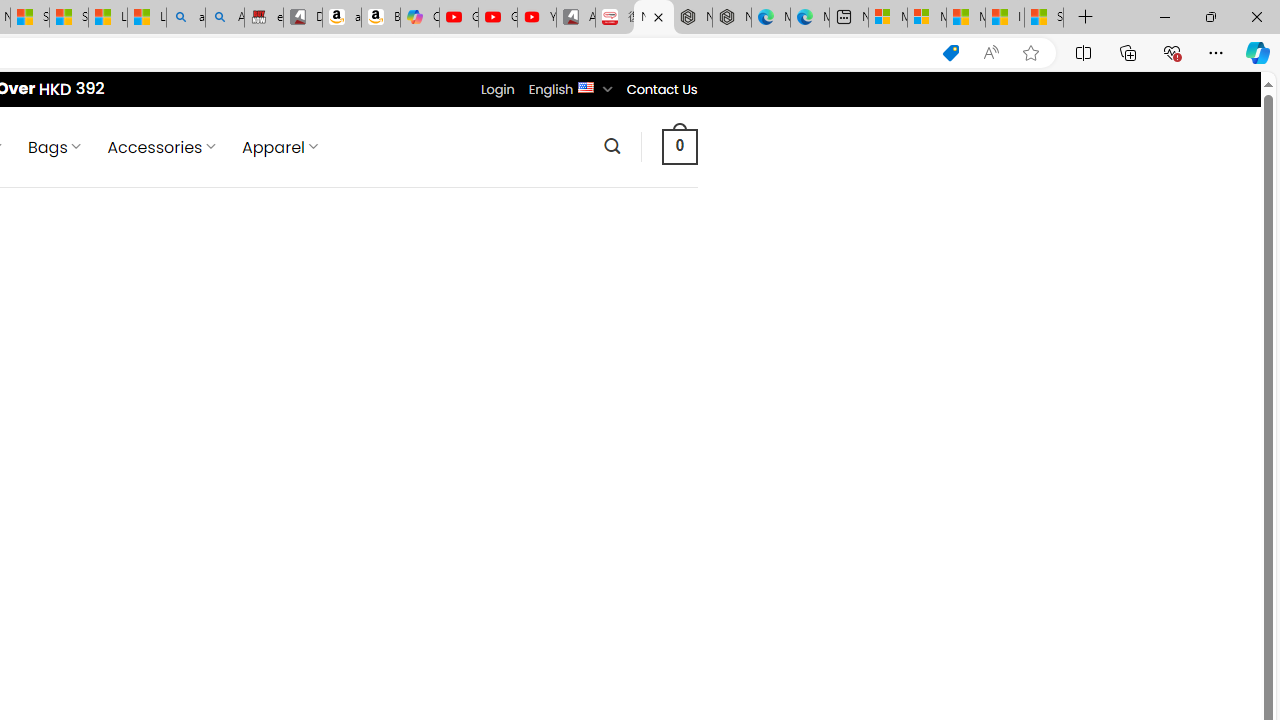 Image resolution: width=1280 pixels, height=720 pixels. Describe the element at coordinates (1257, 51) in the screenshot. I see `'Copilot (Ctrl+Shift+.)'` at that location.